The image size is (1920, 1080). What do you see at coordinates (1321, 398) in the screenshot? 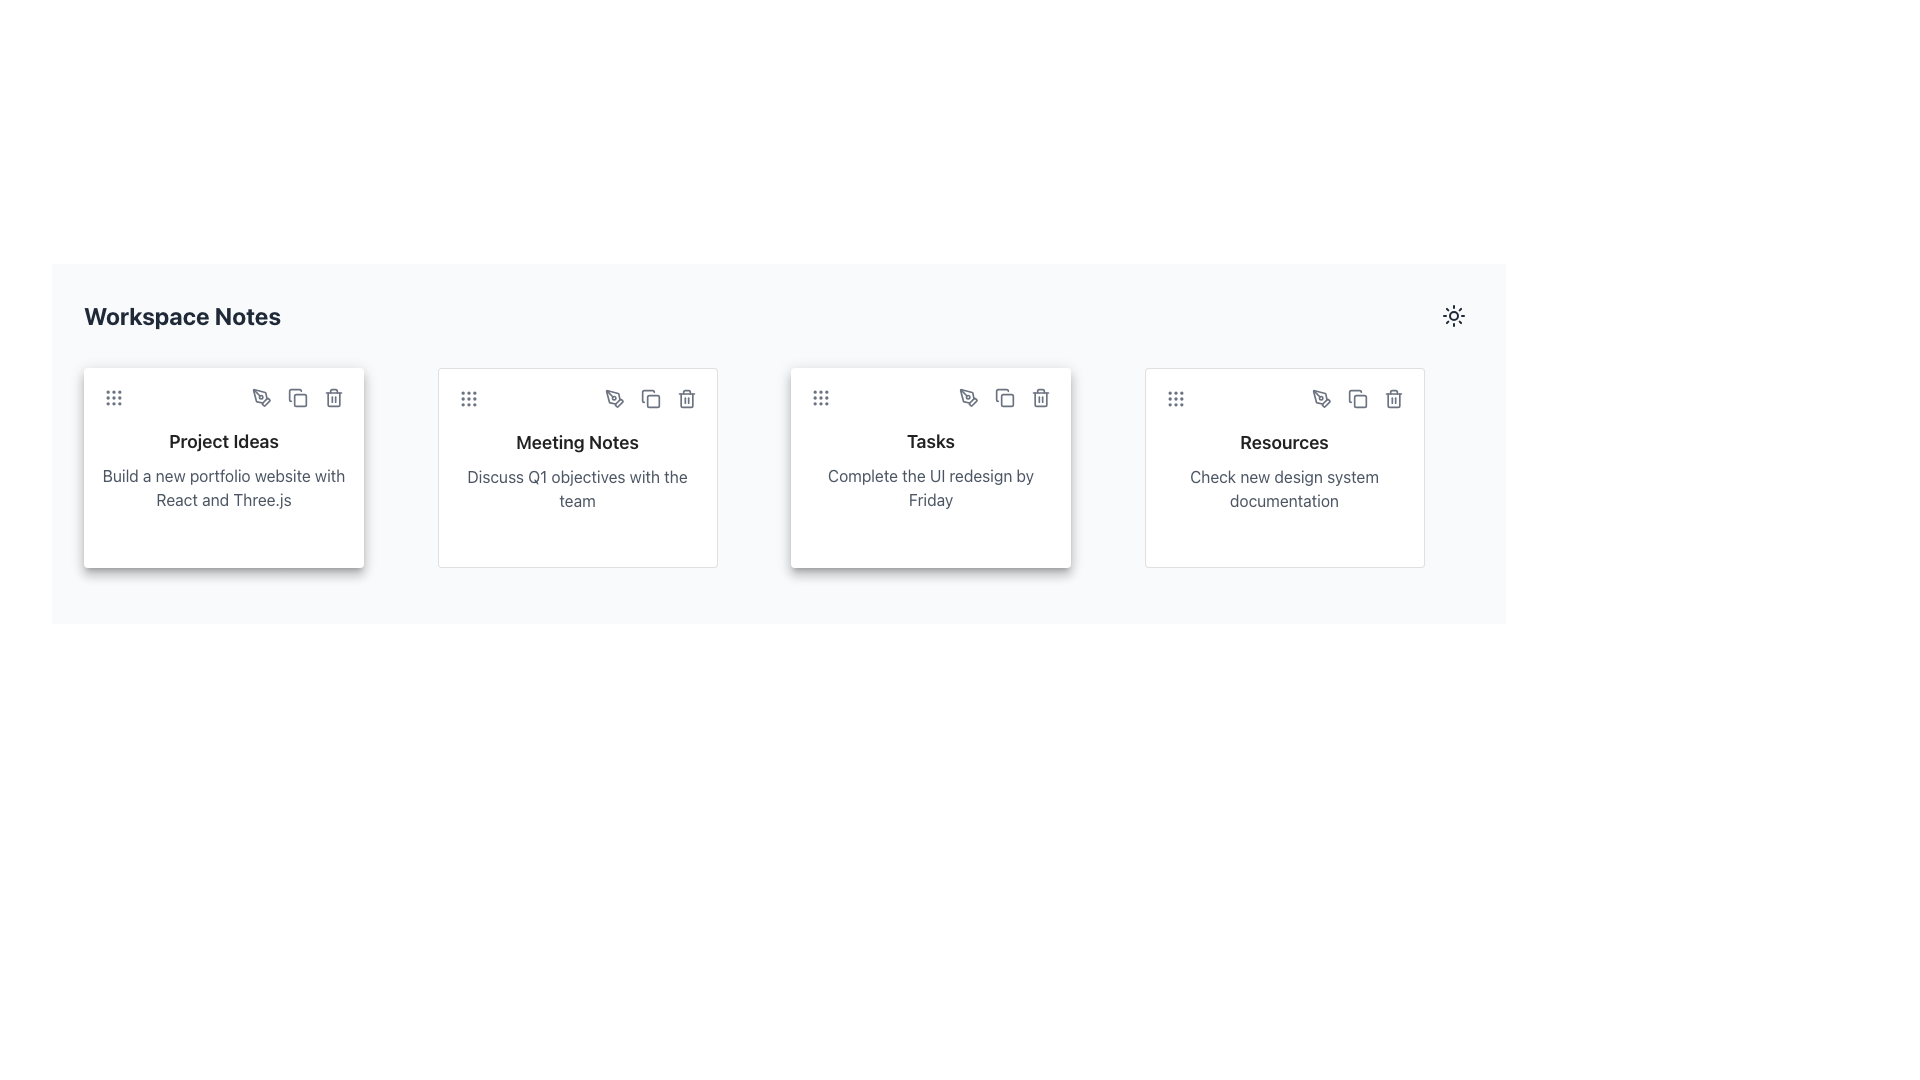
I see `the pen-like icon button located in the top-right corner of the 'Resources' card` at bounding box center [1321, 398].